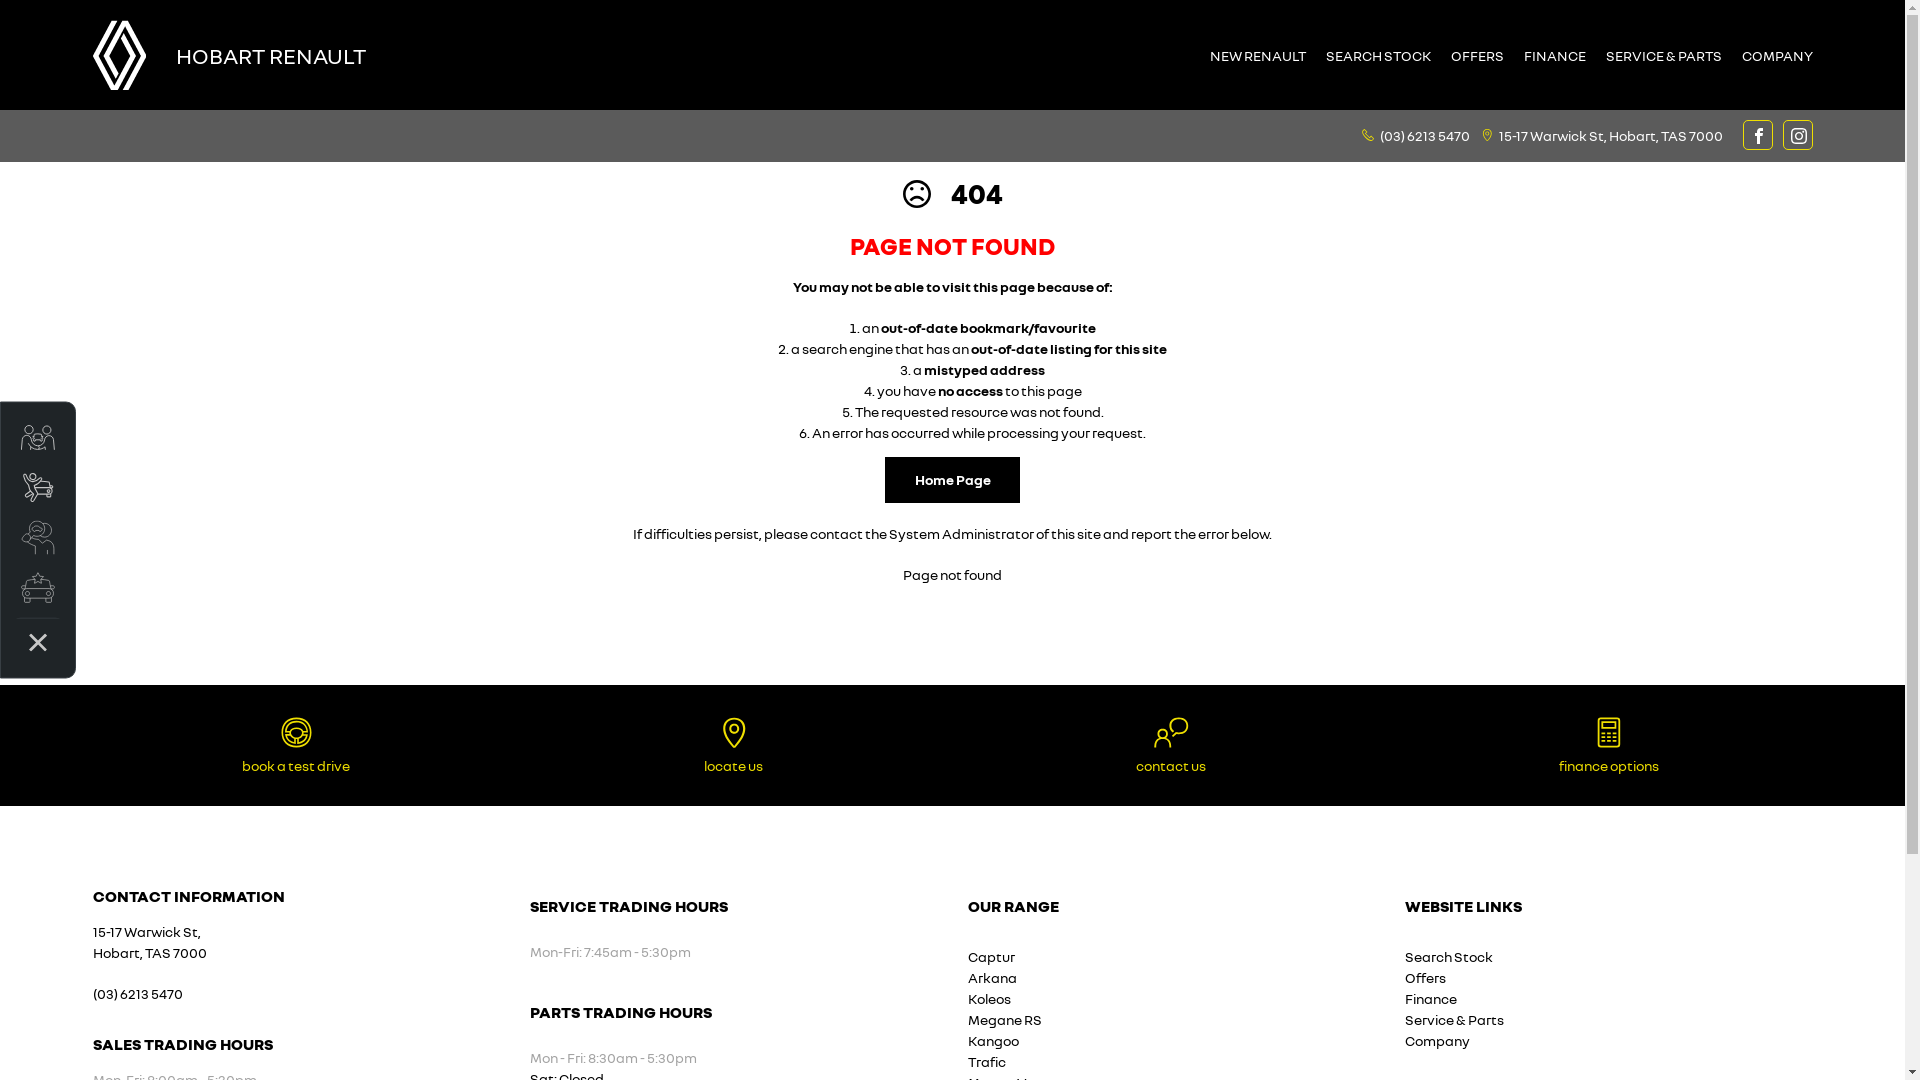  I want to click on 'Home Page', so click(951, 479).